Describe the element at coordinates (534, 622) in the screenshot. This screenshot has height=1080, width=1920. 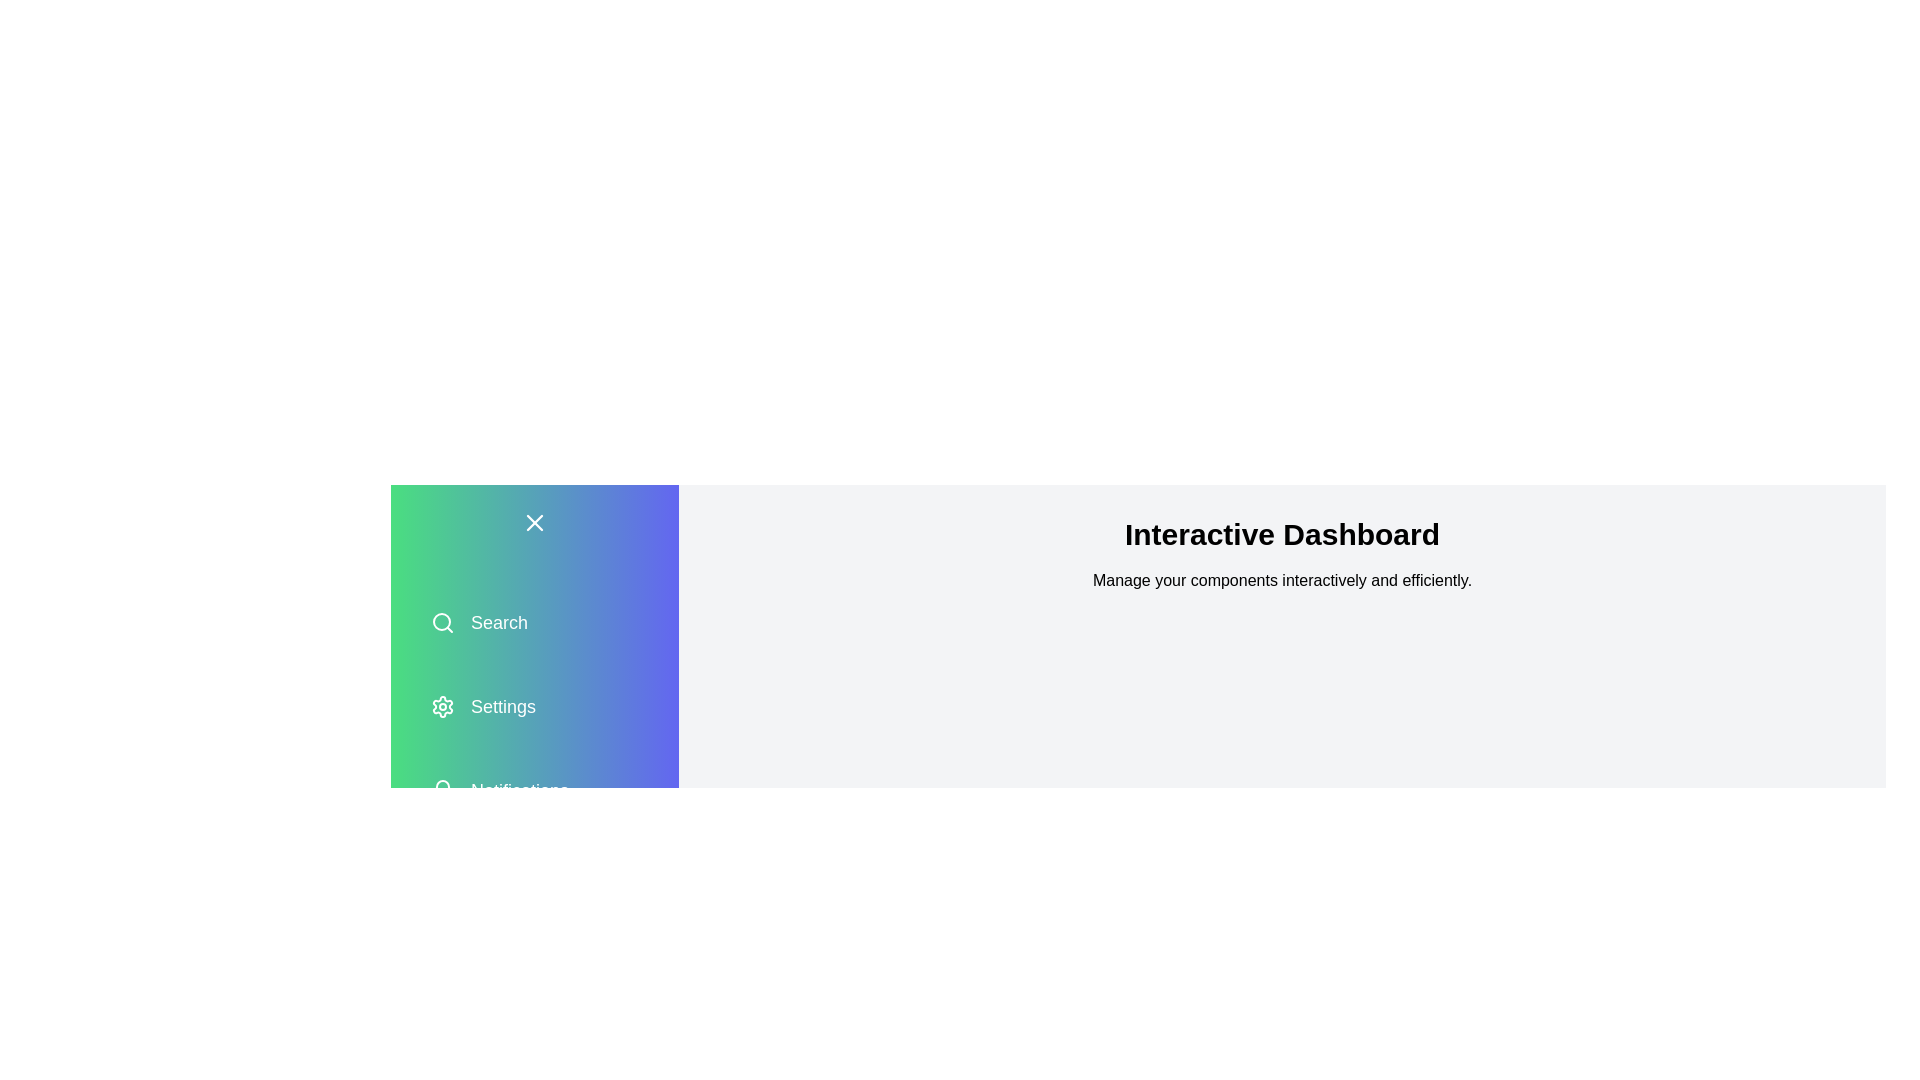
I see `the menu option Search in the drawer` at that location.